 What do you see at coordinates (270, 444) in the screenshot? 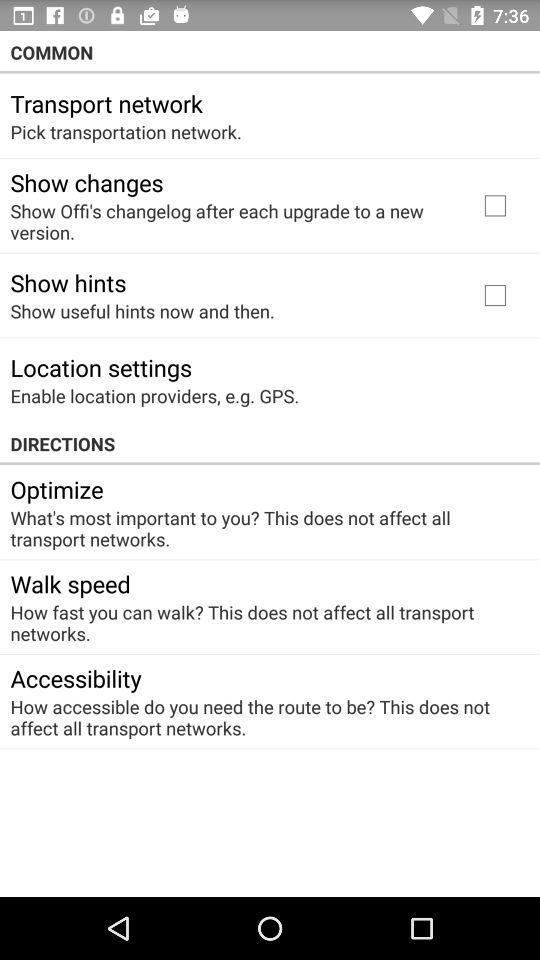
I see `the item above the optimize icon` at bounding box center [270, 444].